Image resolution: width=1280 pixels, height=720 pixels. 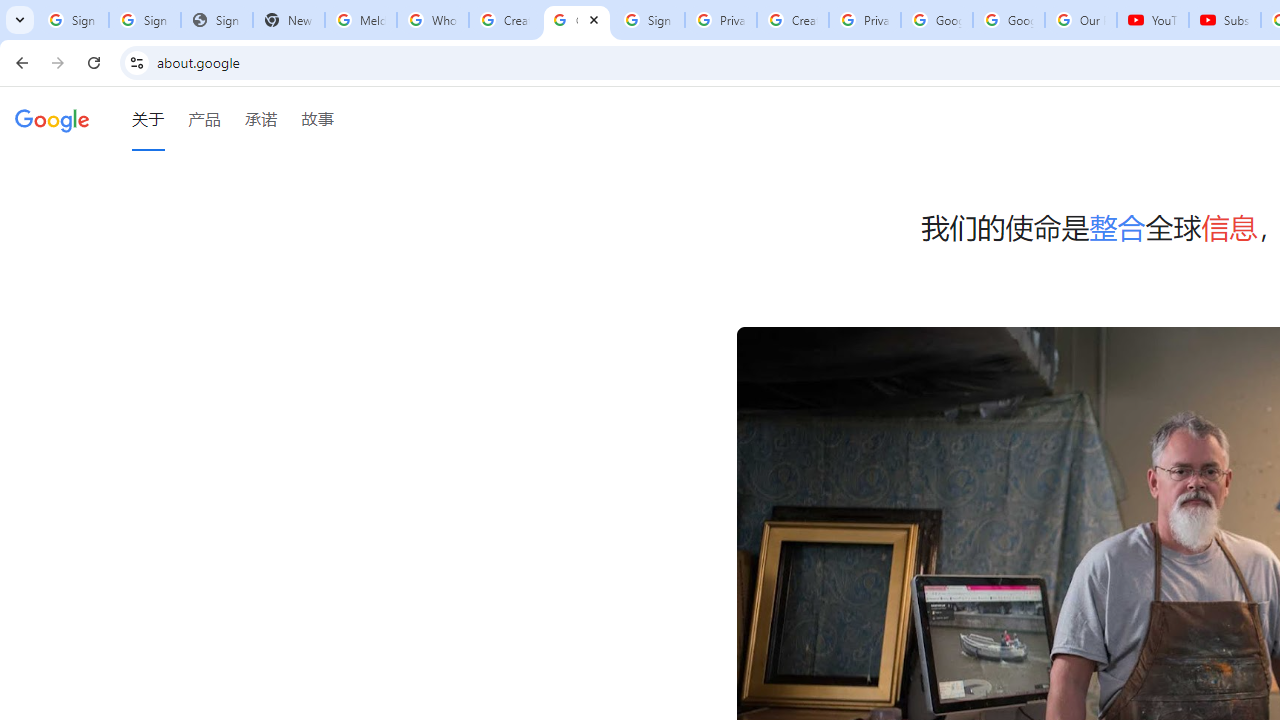 What do you see at coordinates (791, 20) in the screenshot?
I see `'Create your Google Account'` at bounding box center [791, 20].